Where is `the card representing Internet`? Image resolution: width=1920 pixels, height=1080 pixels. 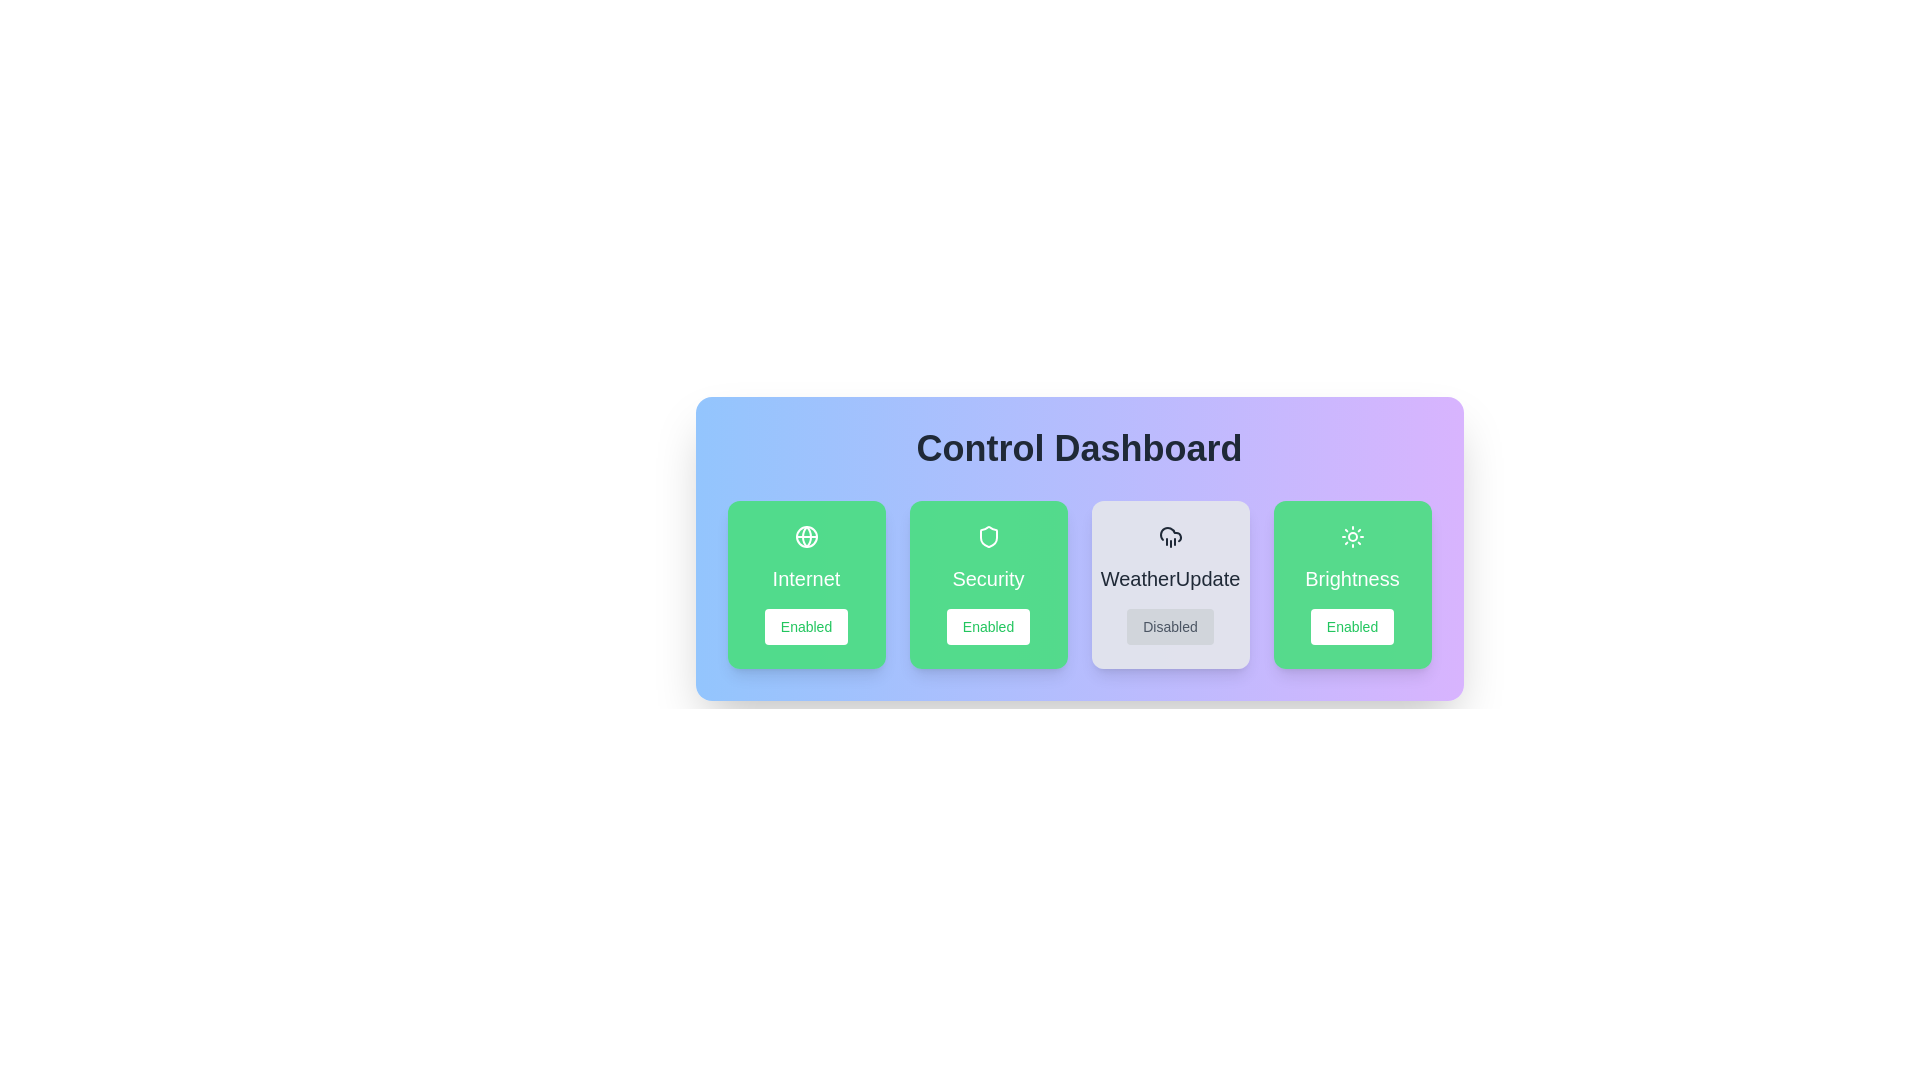
the card representing Internet is located at coordinates (806, 585).